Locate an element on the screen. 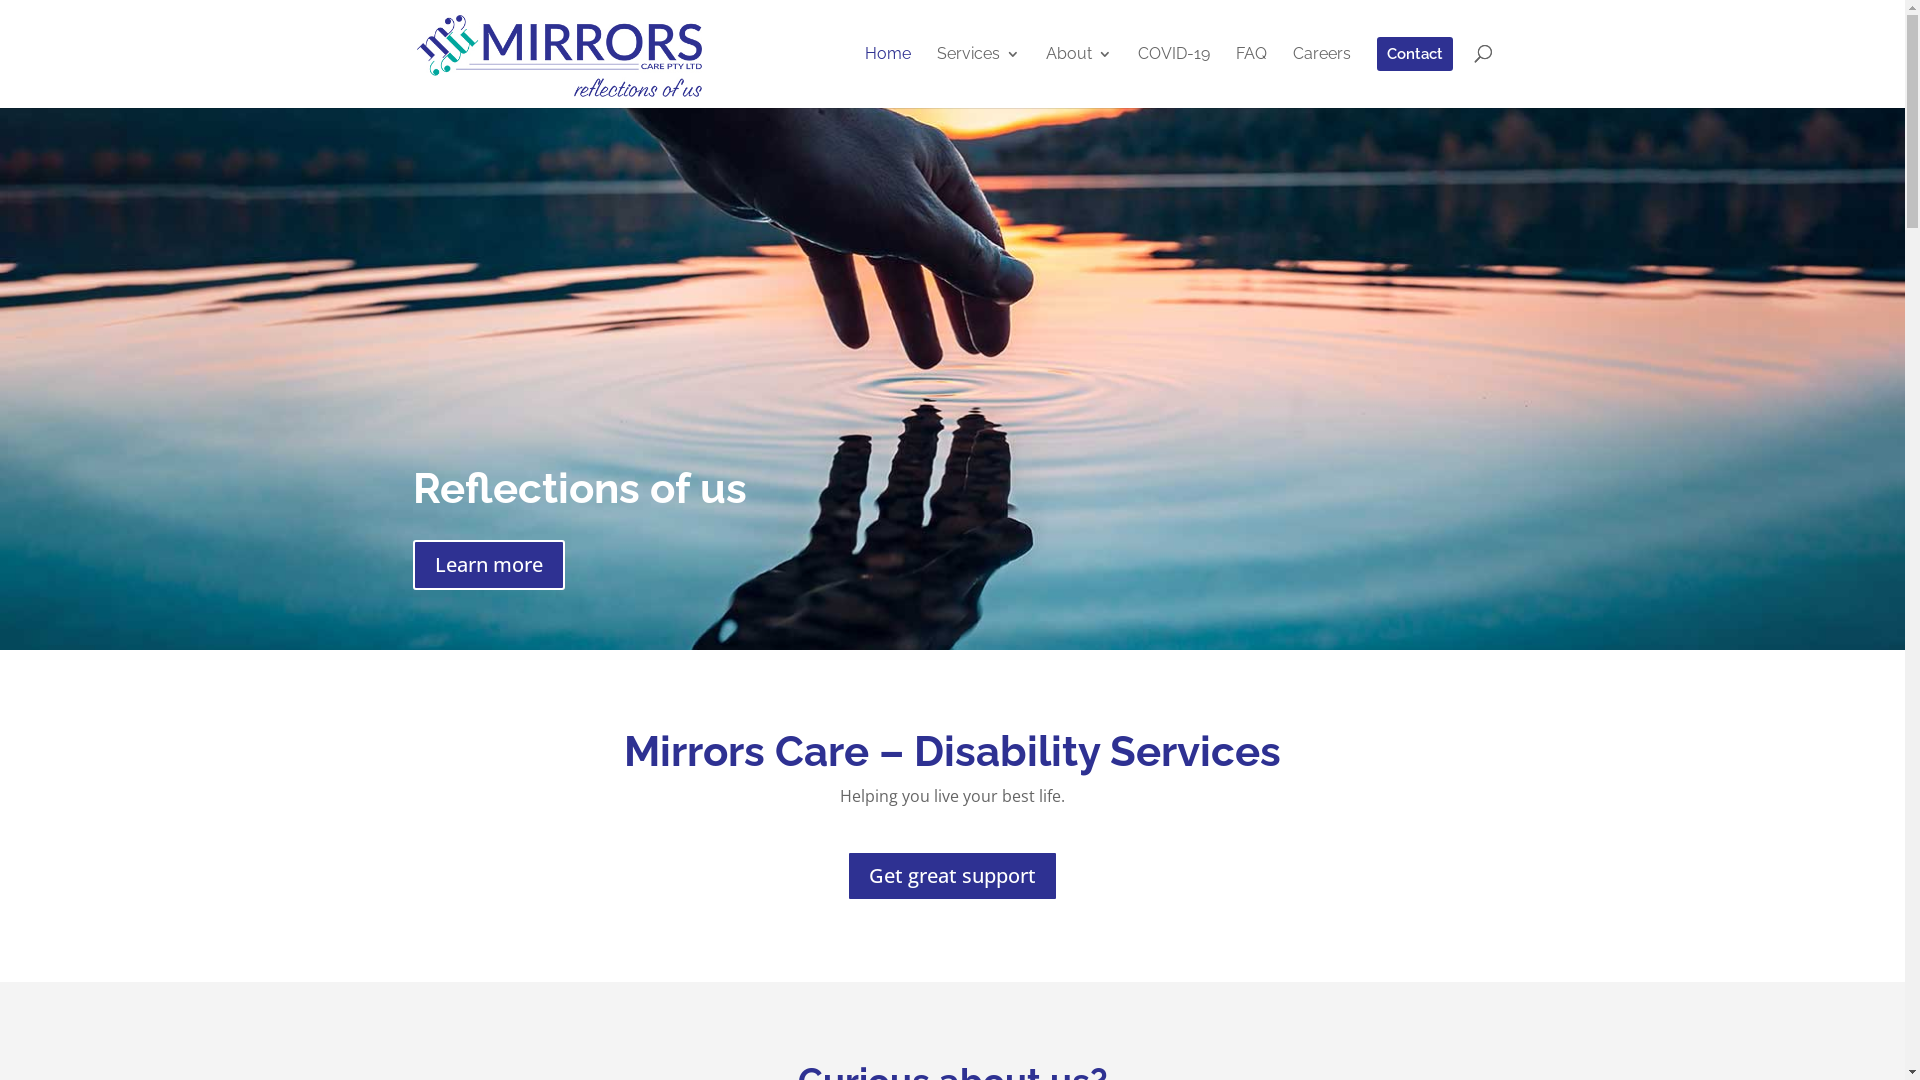  'Learn more' is located at coordinates (488, 564).